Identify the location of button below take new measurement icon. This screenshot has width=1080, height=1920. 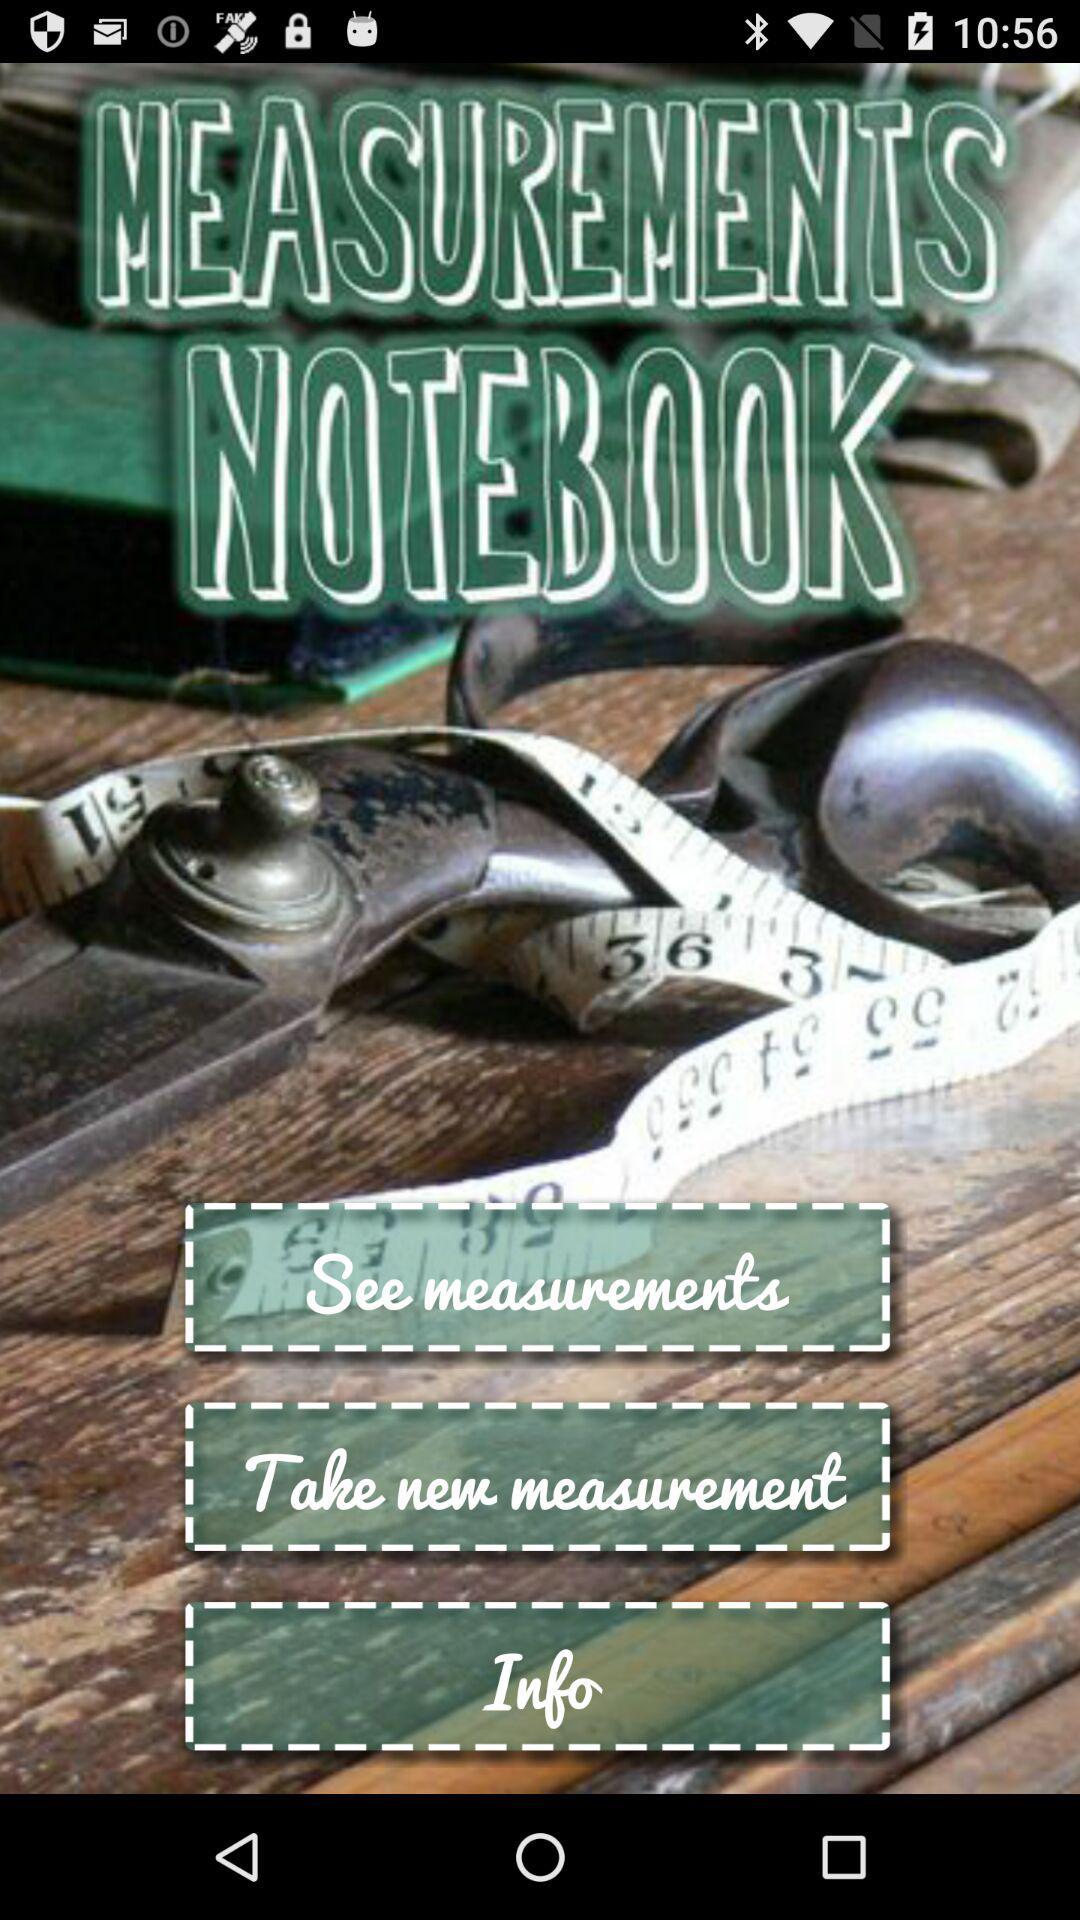
(540, 1680).